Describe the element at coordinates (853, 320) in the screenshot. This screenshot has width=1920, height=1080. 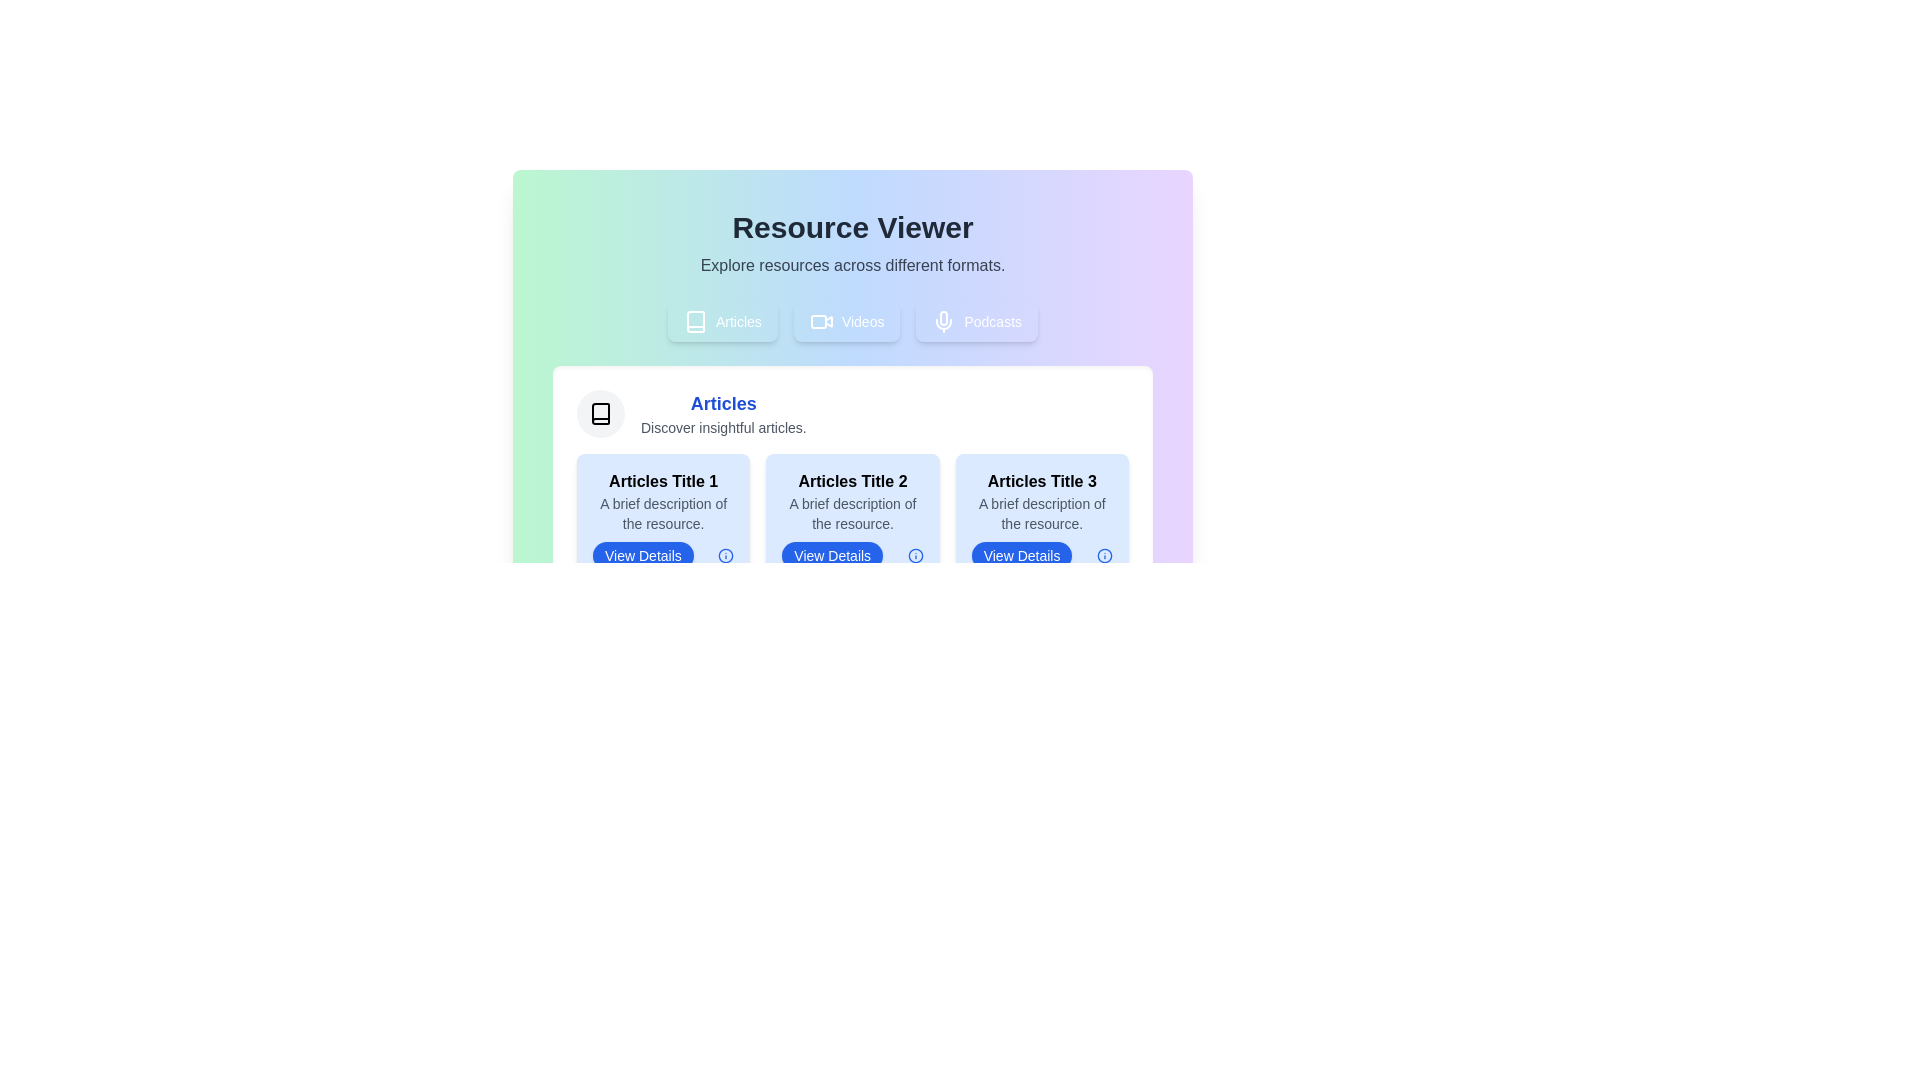
I see `the 'Videos' button in the button group` at that location.